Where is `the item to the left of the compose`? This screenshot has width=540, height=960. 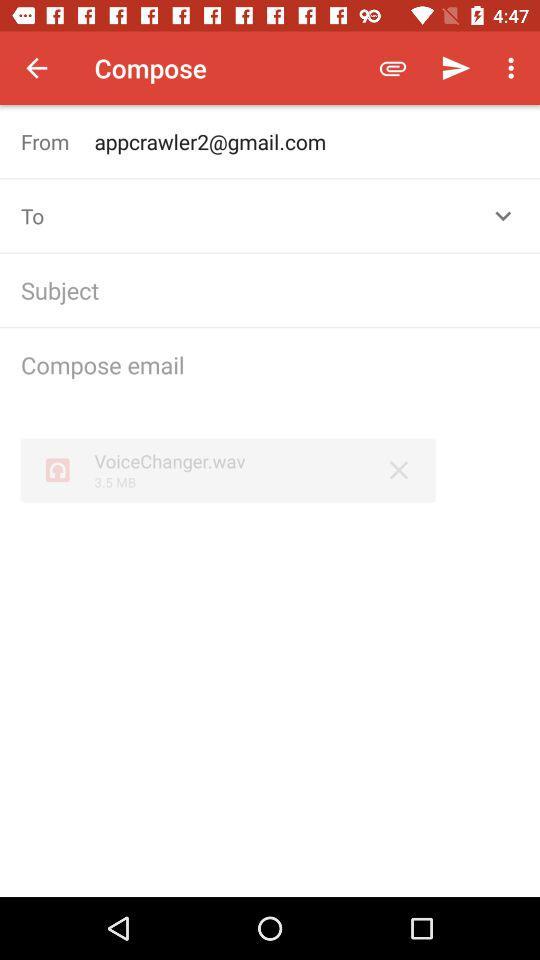
the item to the left of the compose is located at coordinates (36, 68).